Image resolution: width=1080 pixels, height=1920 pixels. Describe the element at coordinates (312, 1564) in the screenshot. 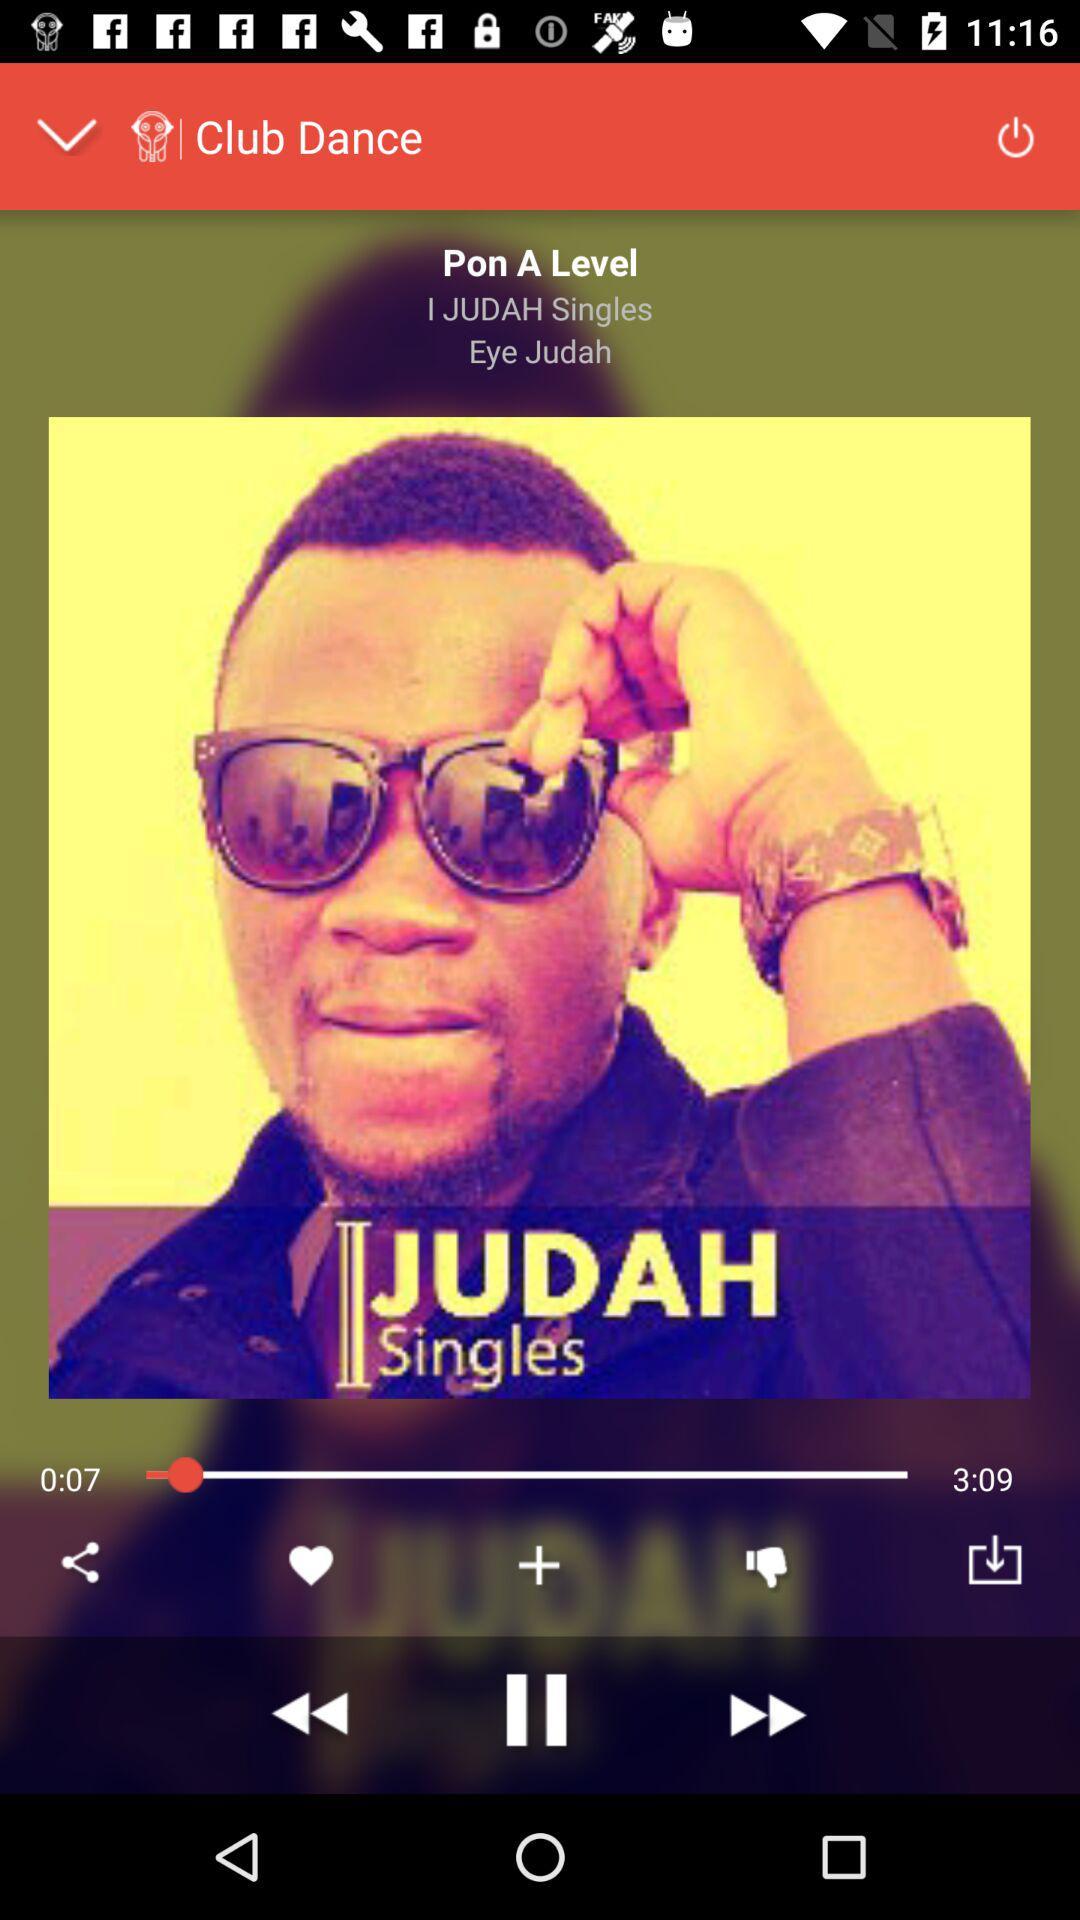

I see `like song option` at that location.